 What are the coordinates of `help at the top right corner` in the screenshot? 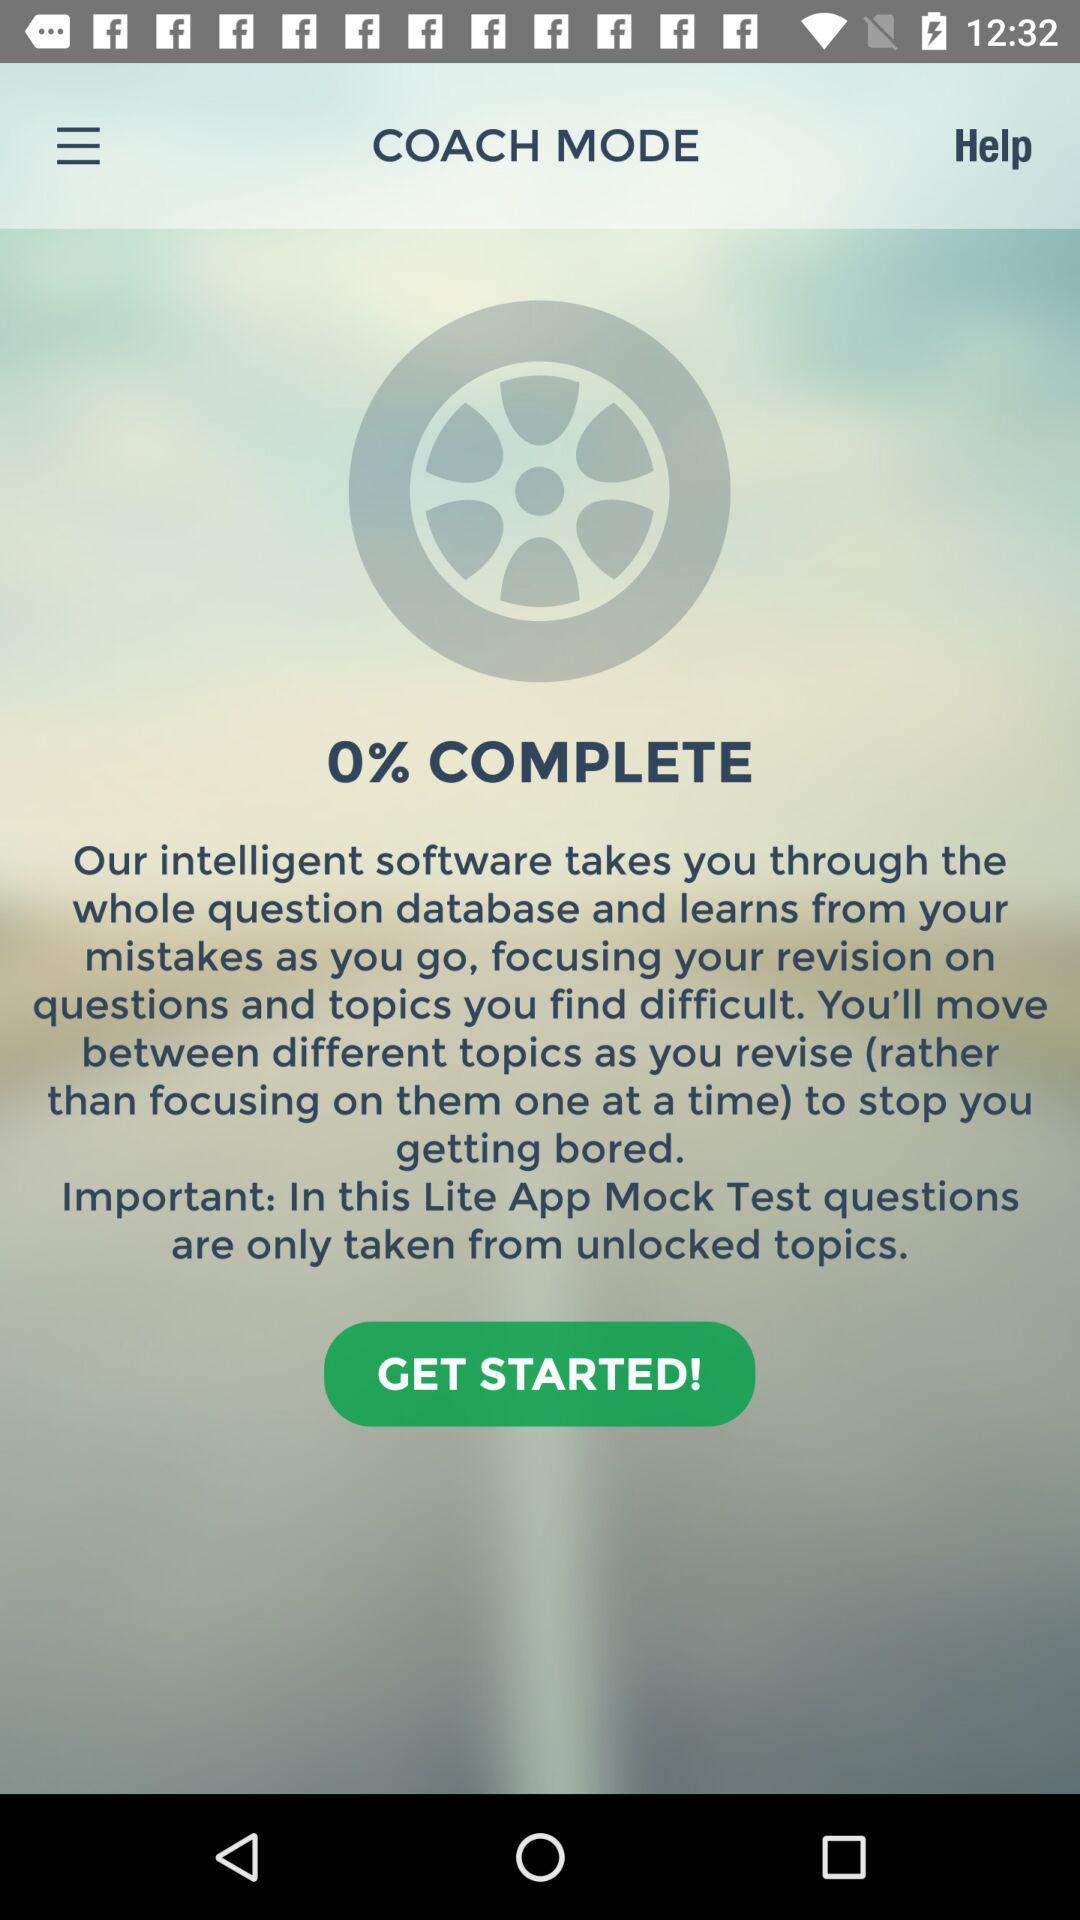 It's located at (992, 144).